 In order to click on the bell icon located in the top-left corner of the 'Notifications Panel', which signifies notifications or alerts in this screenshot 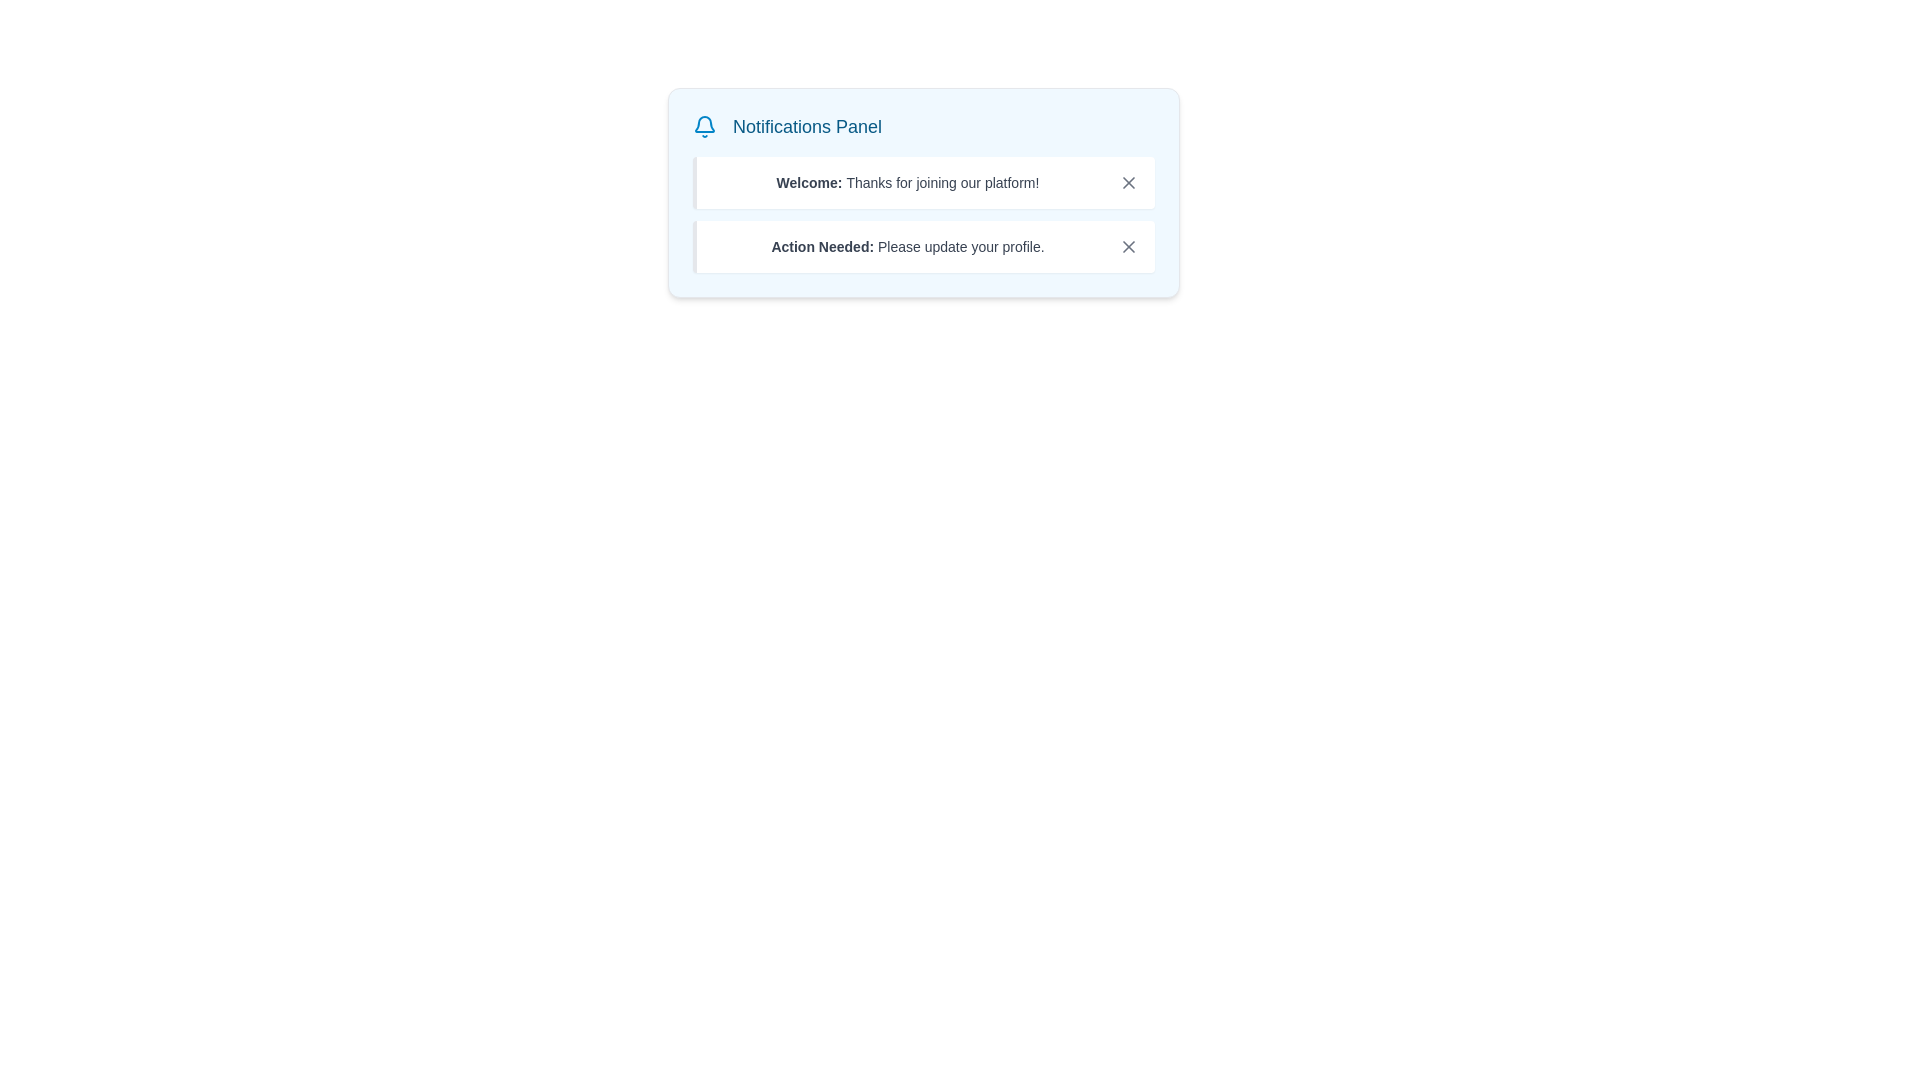, I will do `click(705, 127)`.